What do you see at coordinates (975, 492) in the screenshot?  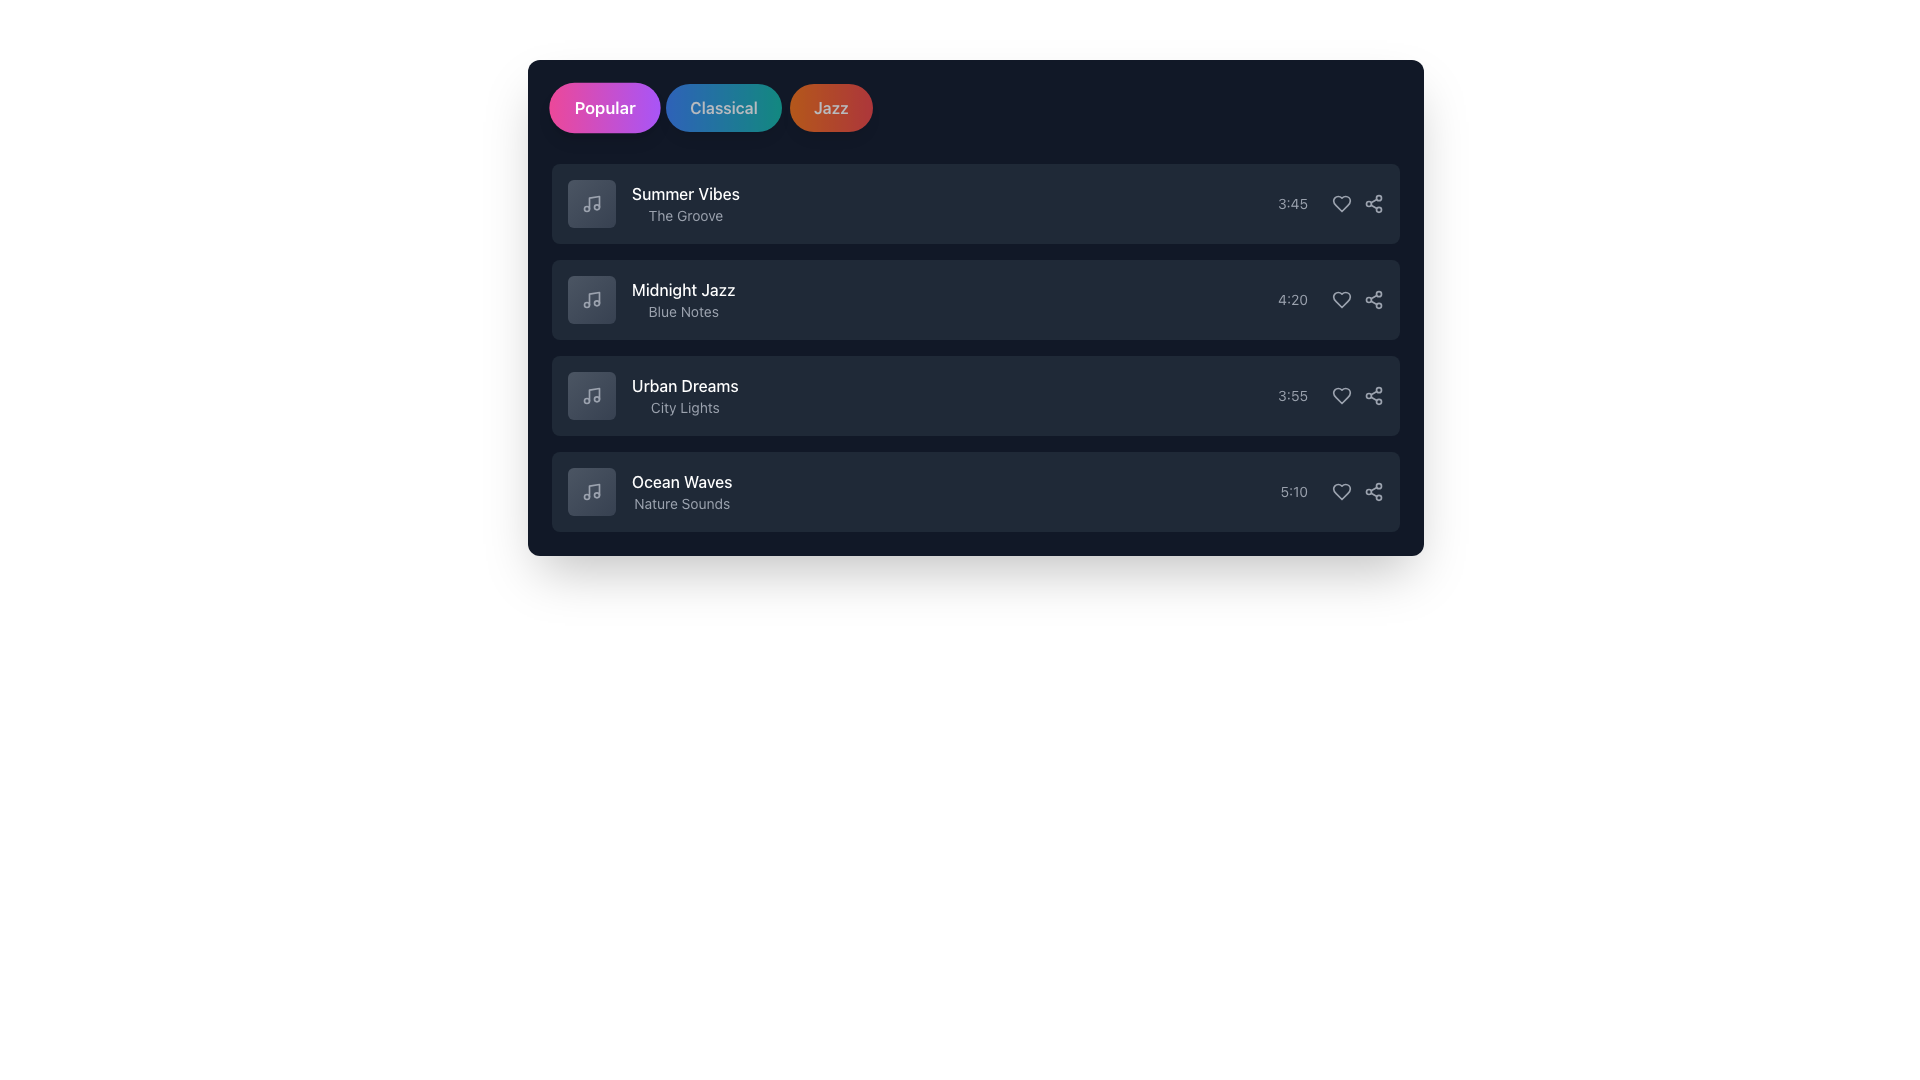 I see `the fourth list item containing multimedia information about a music track, which includes its title, category, and duration to activate an action` at bounding box center [975, 492].